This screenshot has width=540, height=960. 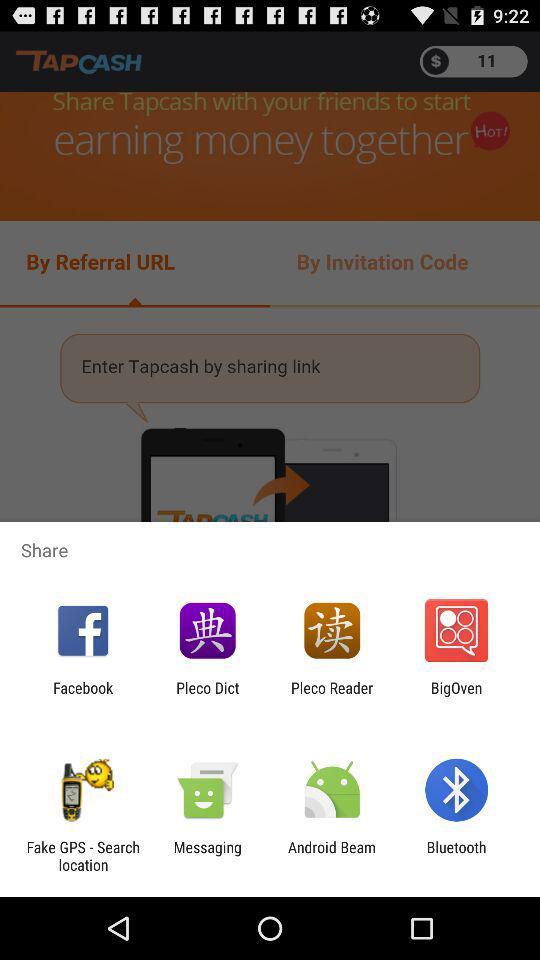 What do you see at coordinates (332, 855) in the screenshot?
I see `the icon next to the bluetooth` at bounding box center [332, 855].